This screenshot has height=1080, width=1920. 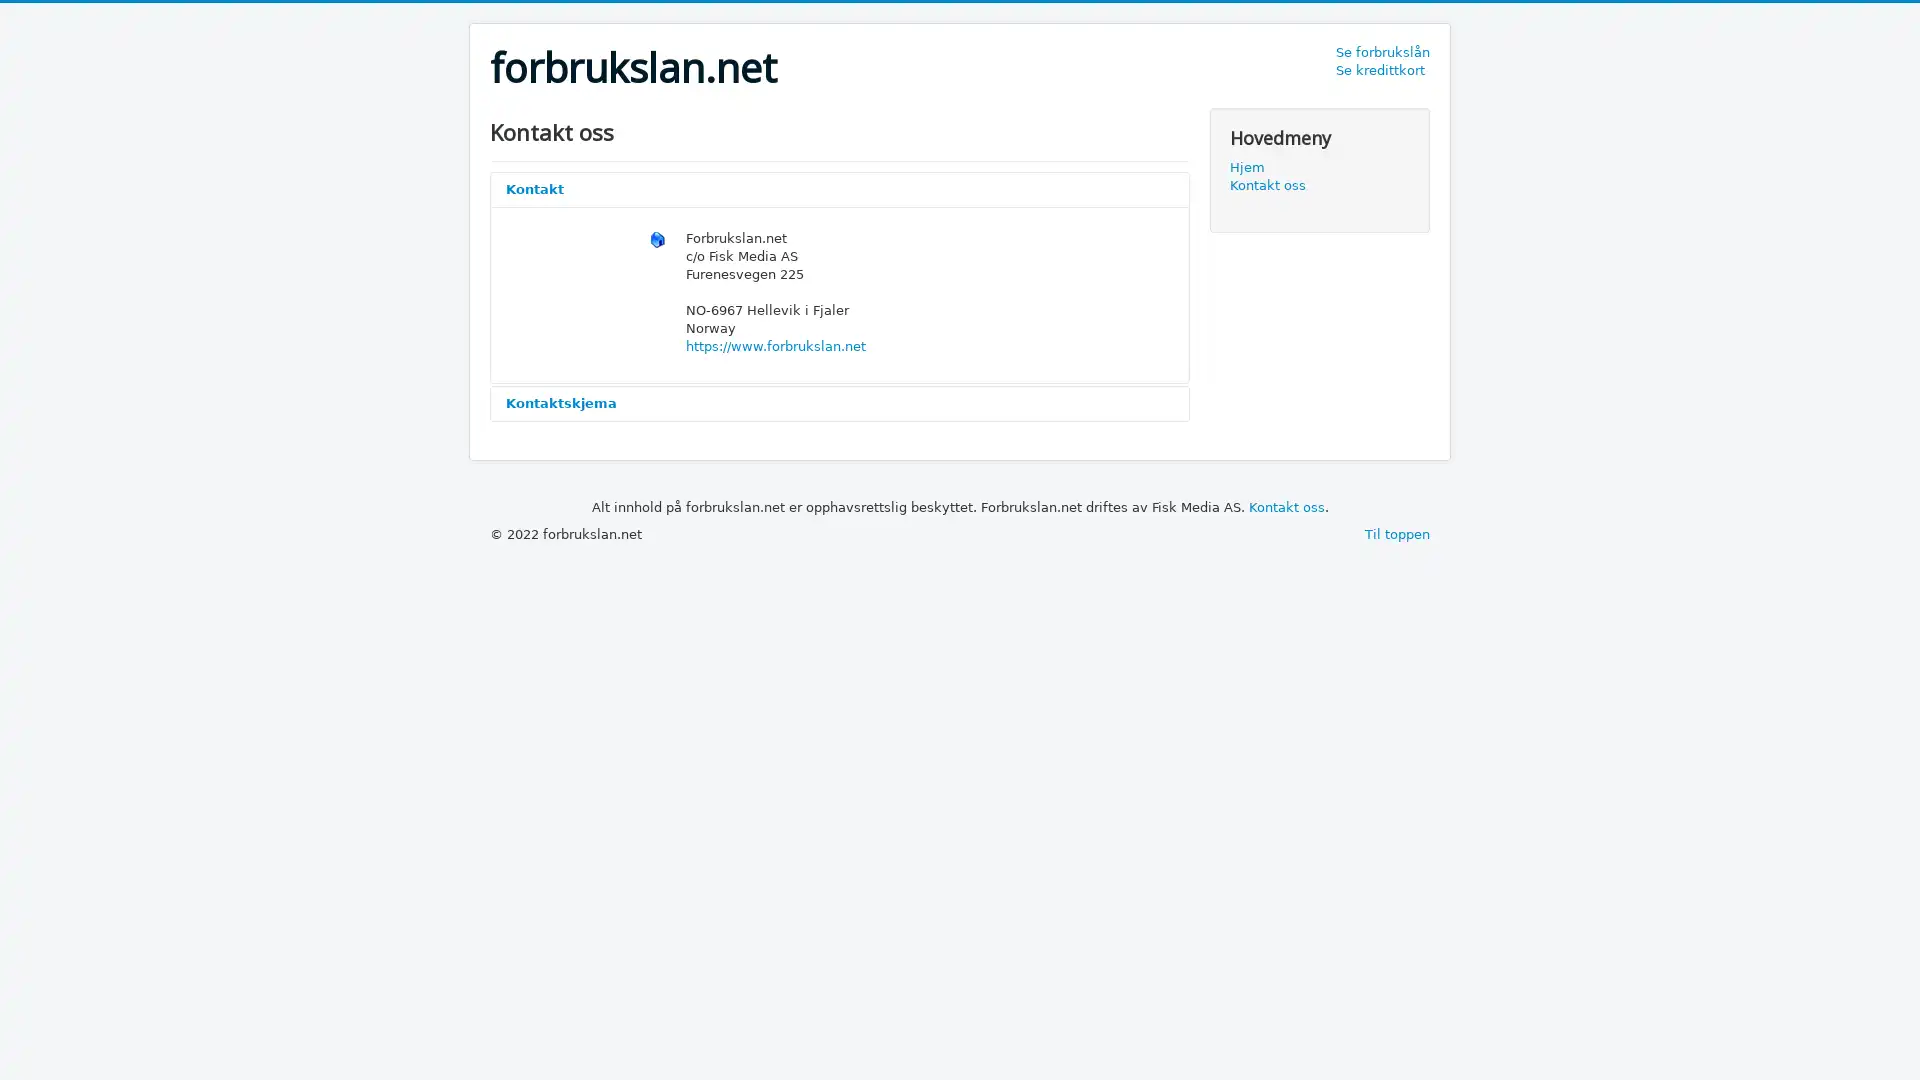 I want to click on Send e-post, so click(x=756, y=947).